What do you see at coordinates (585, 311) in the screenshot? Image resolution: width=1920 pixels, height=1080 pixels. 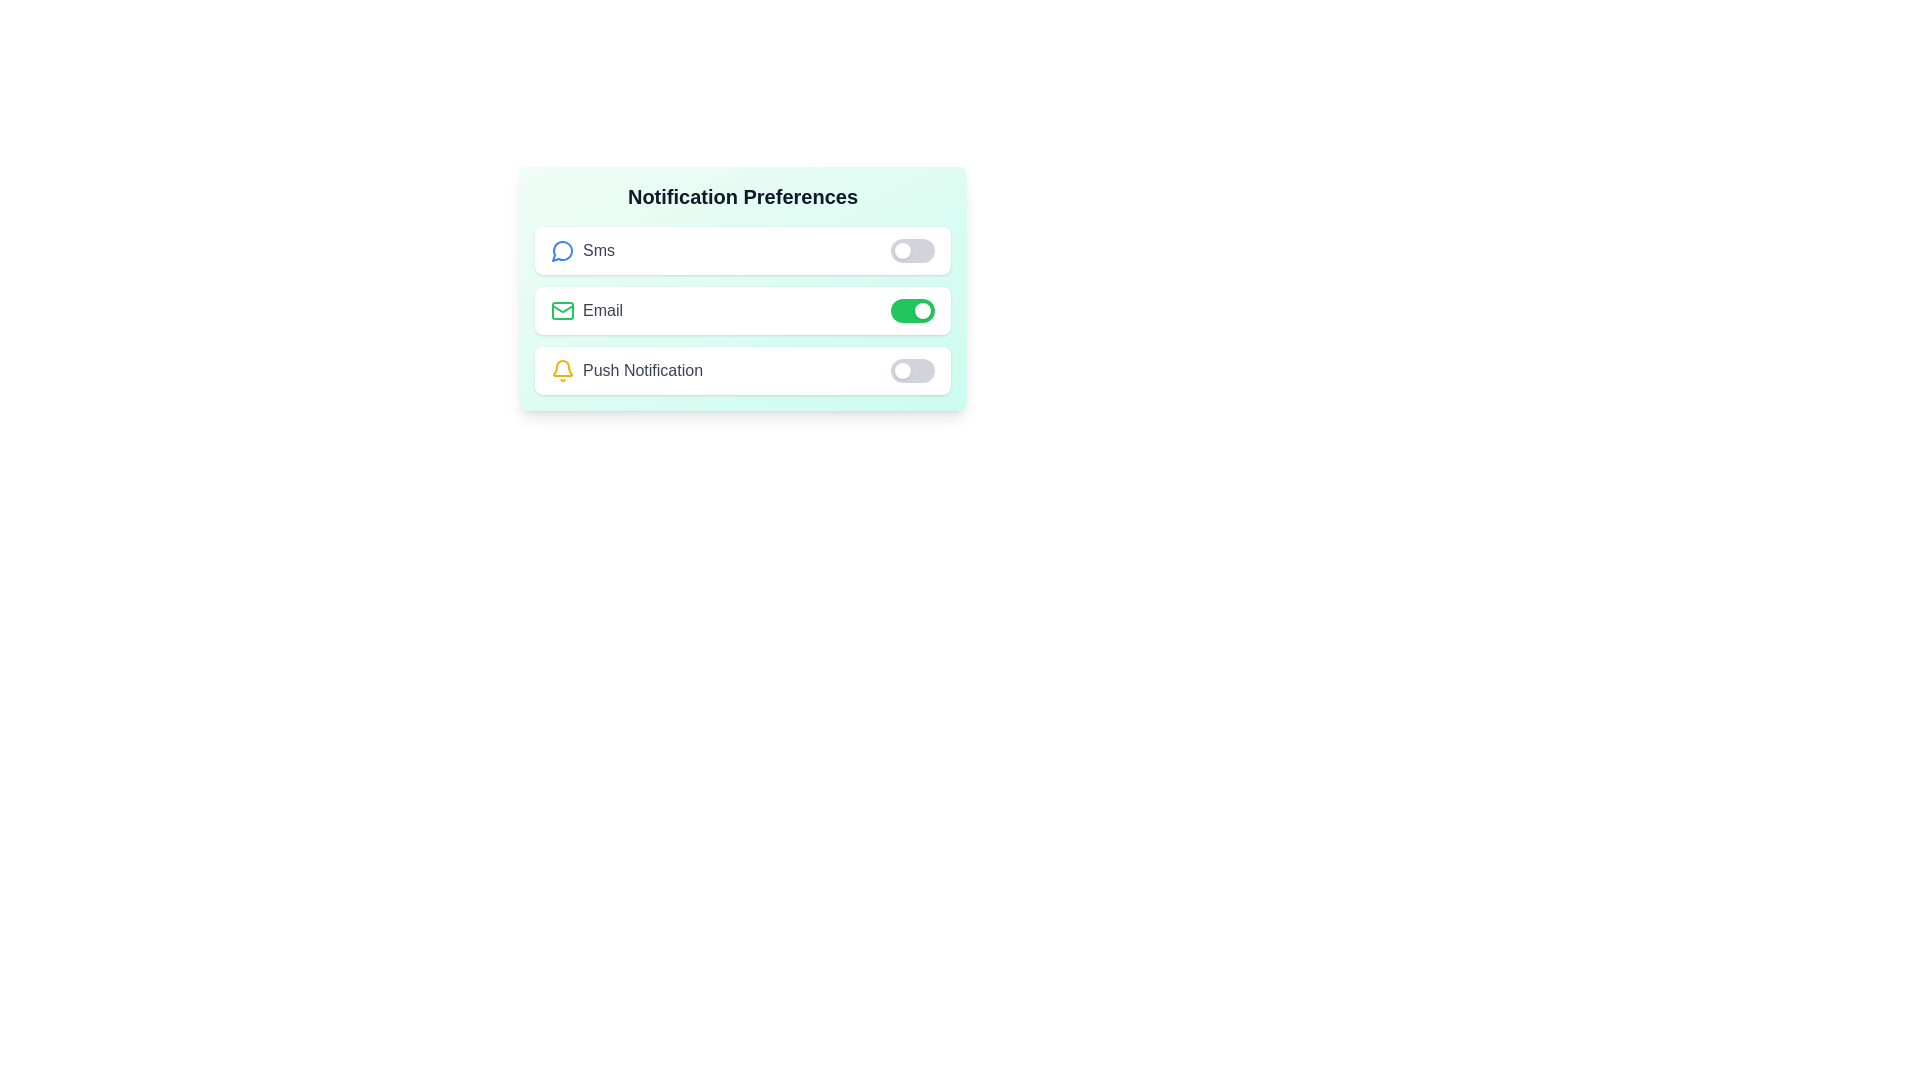 I see `the envelope icon with the 'email' label, which is the second item in the notification preferences list` at bounding box center [585, 311].